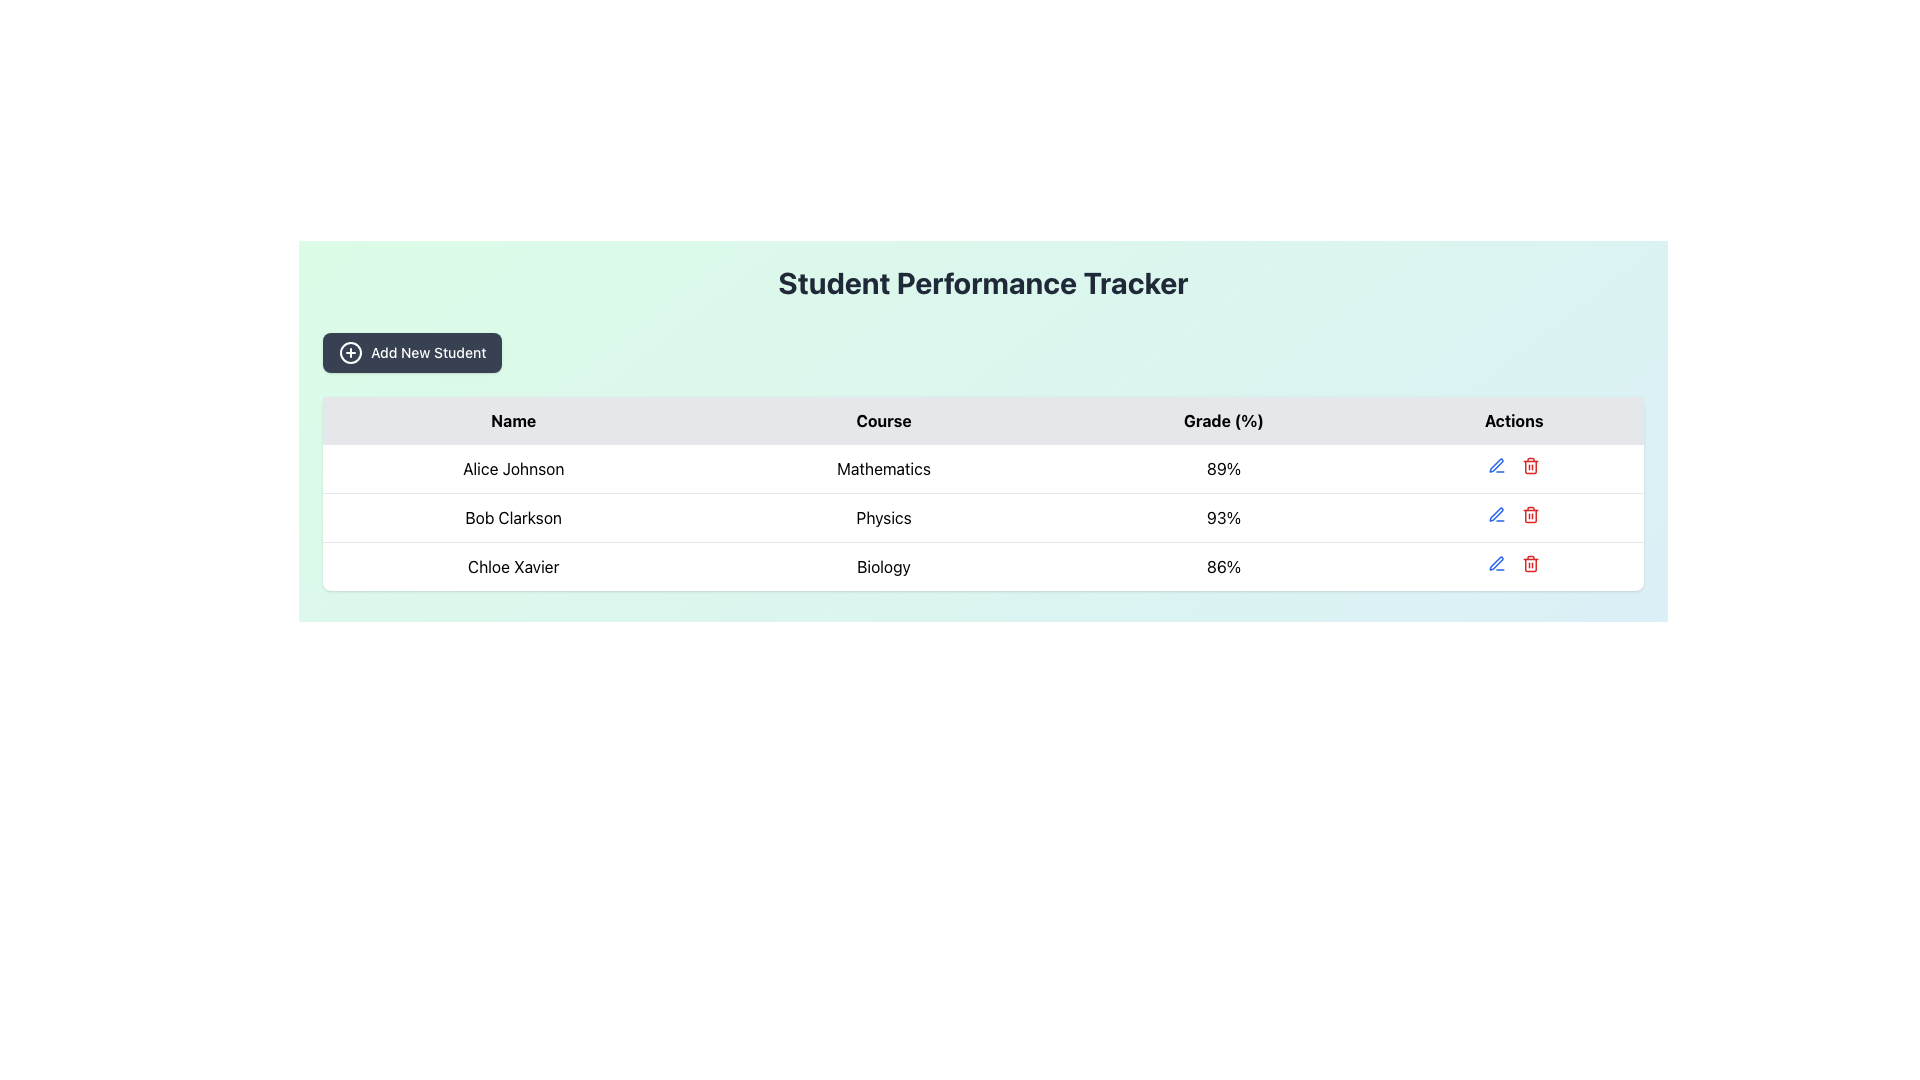 The image size is (1920, 1080). What do you see at coordinates (1223, 516) in the screenshot?
I see `the text label that displays the grade percentage for the course 'Physics' in the context of student 'Bob Clarkson'` at bounding box center [1223, 516].